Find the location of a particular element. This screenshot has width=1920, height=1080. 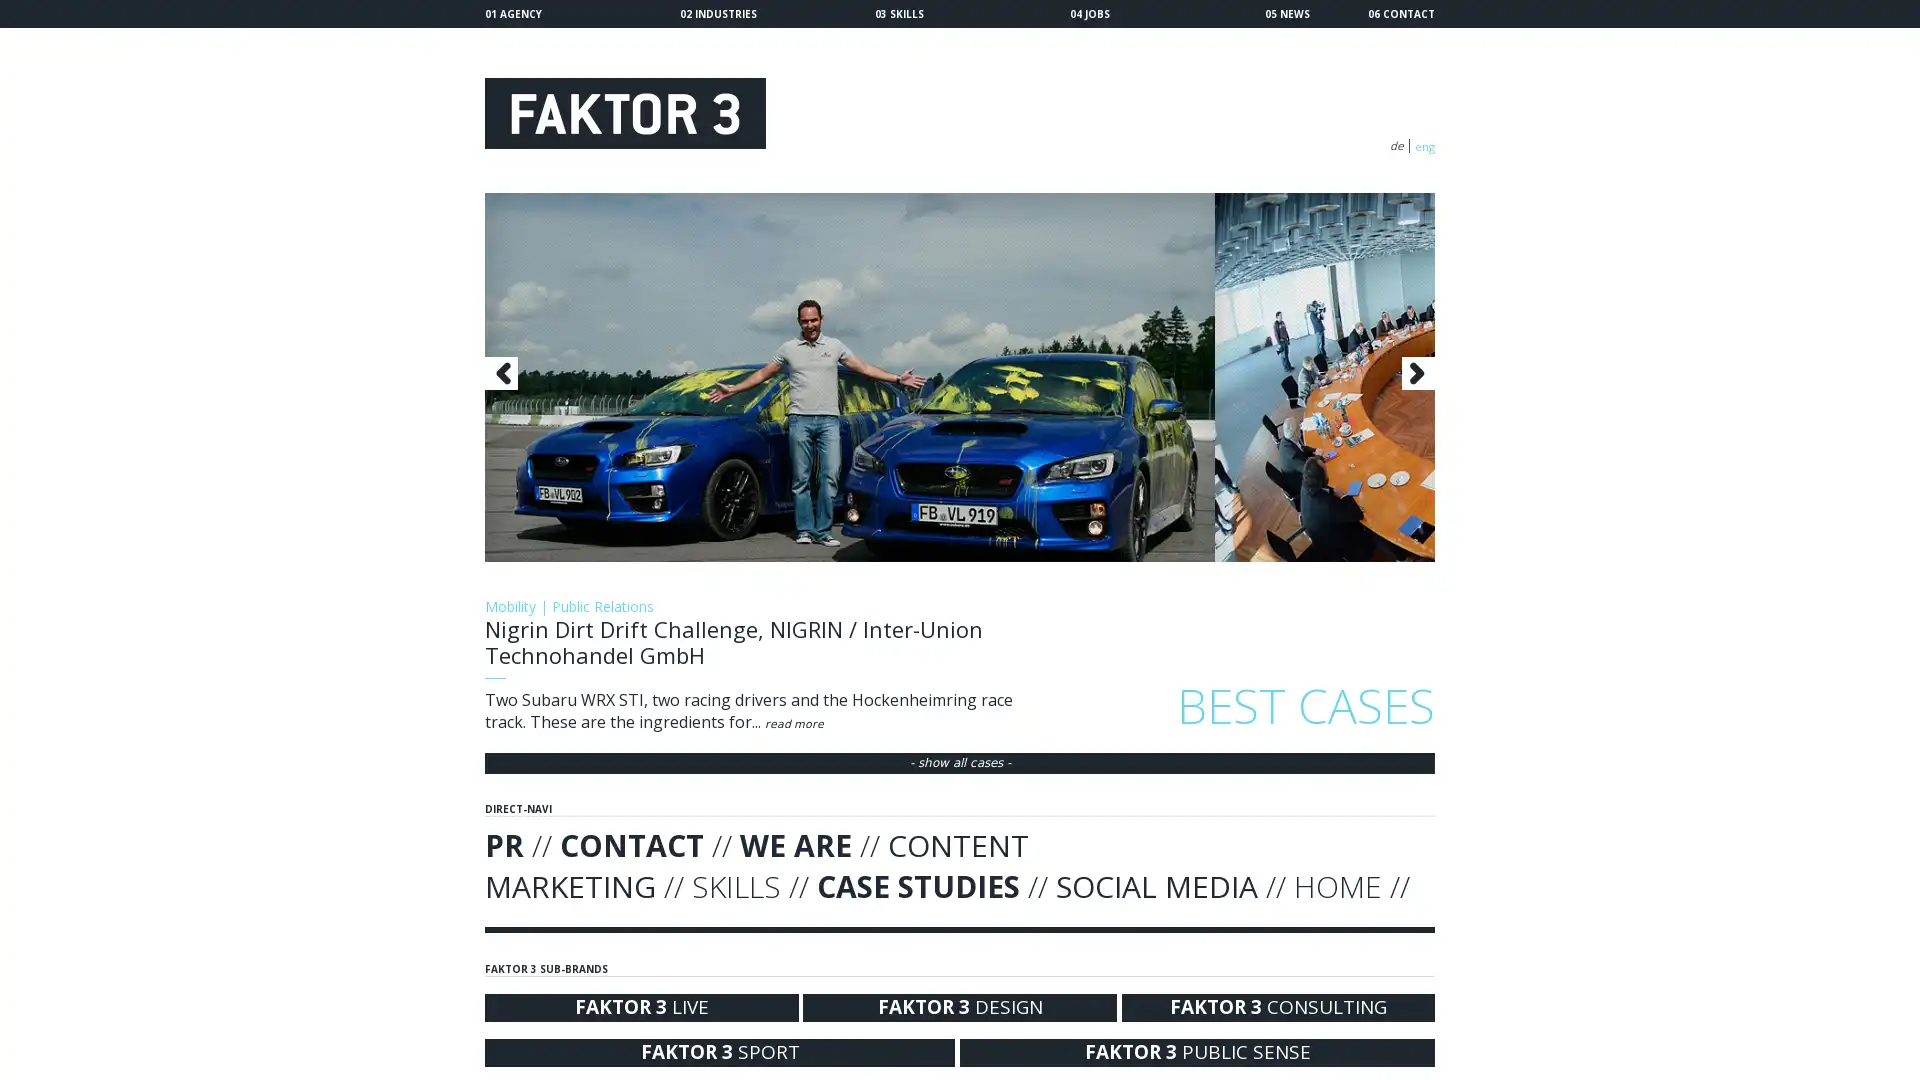

01 AGENCY is located at coordinates (513, 14).